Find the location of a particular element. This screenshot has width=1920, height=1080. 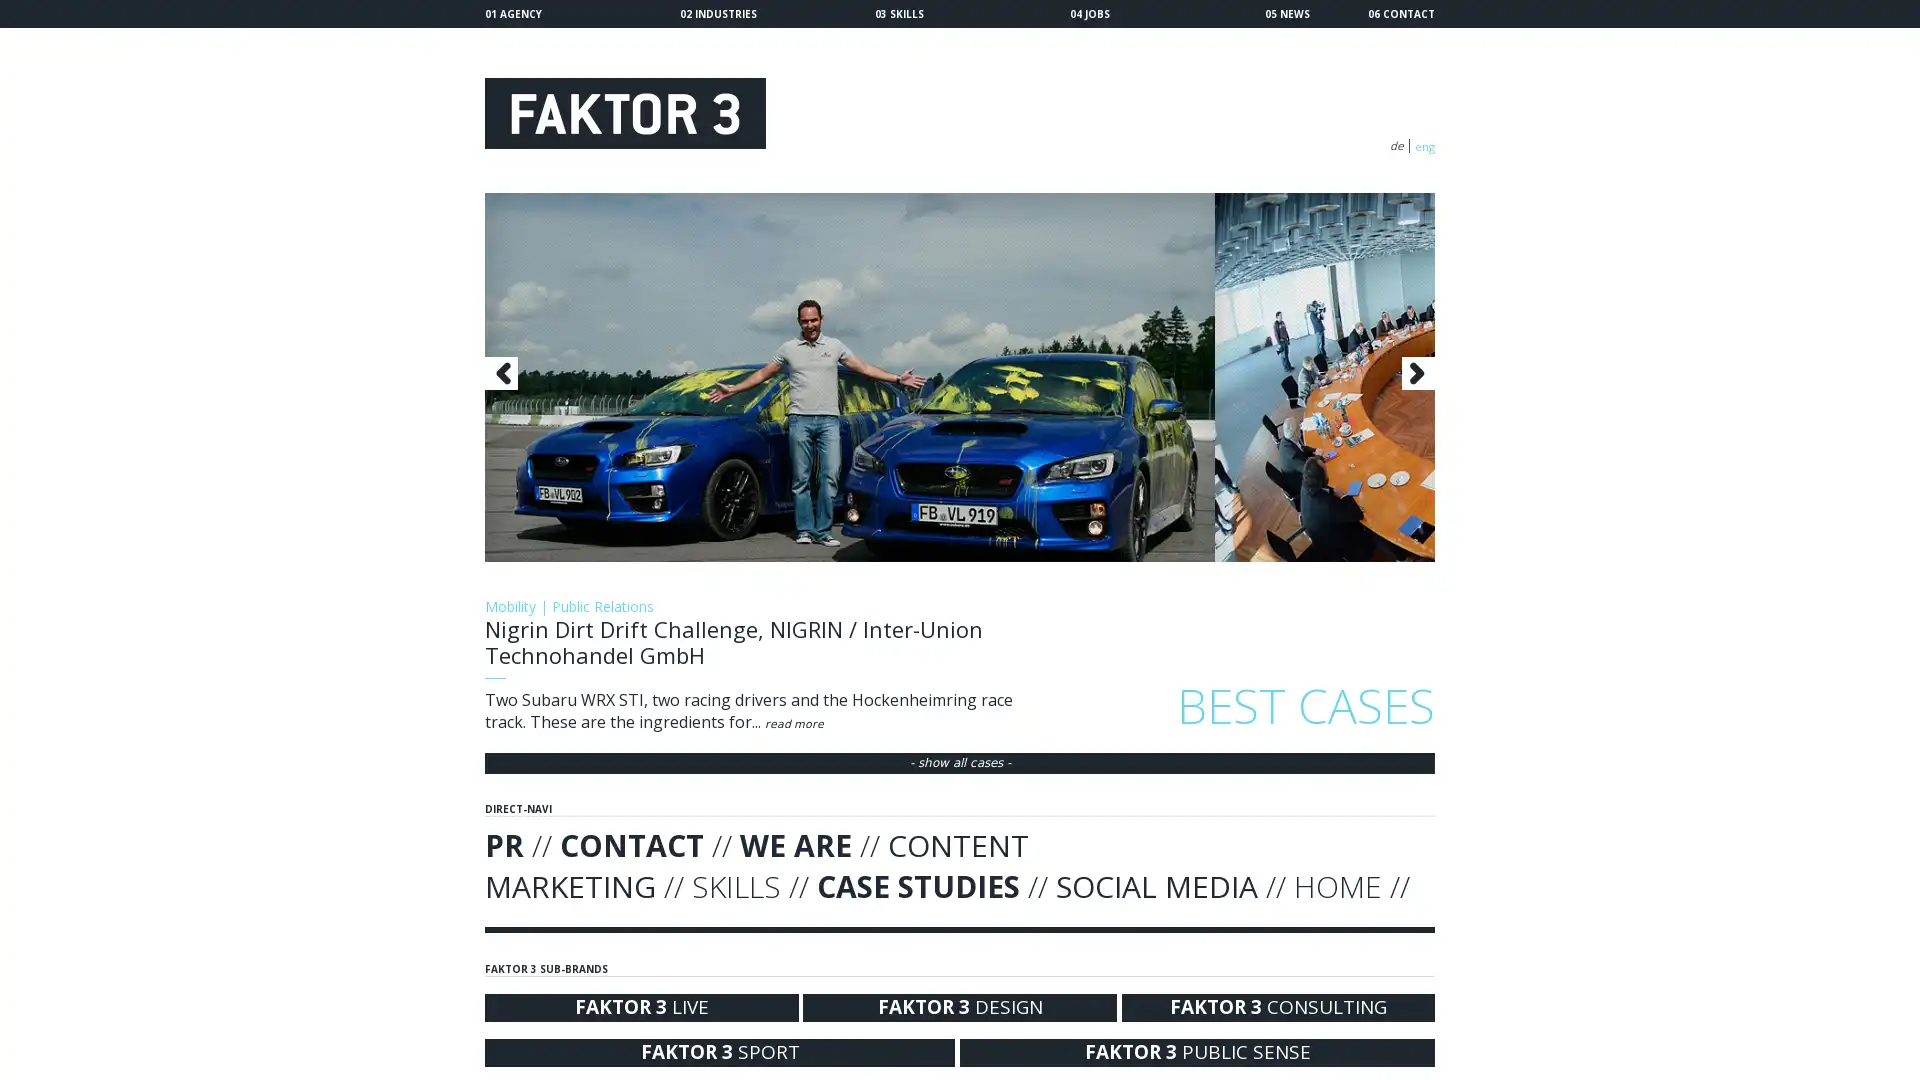

01 AGENCY is located at coordinates (513, 14).